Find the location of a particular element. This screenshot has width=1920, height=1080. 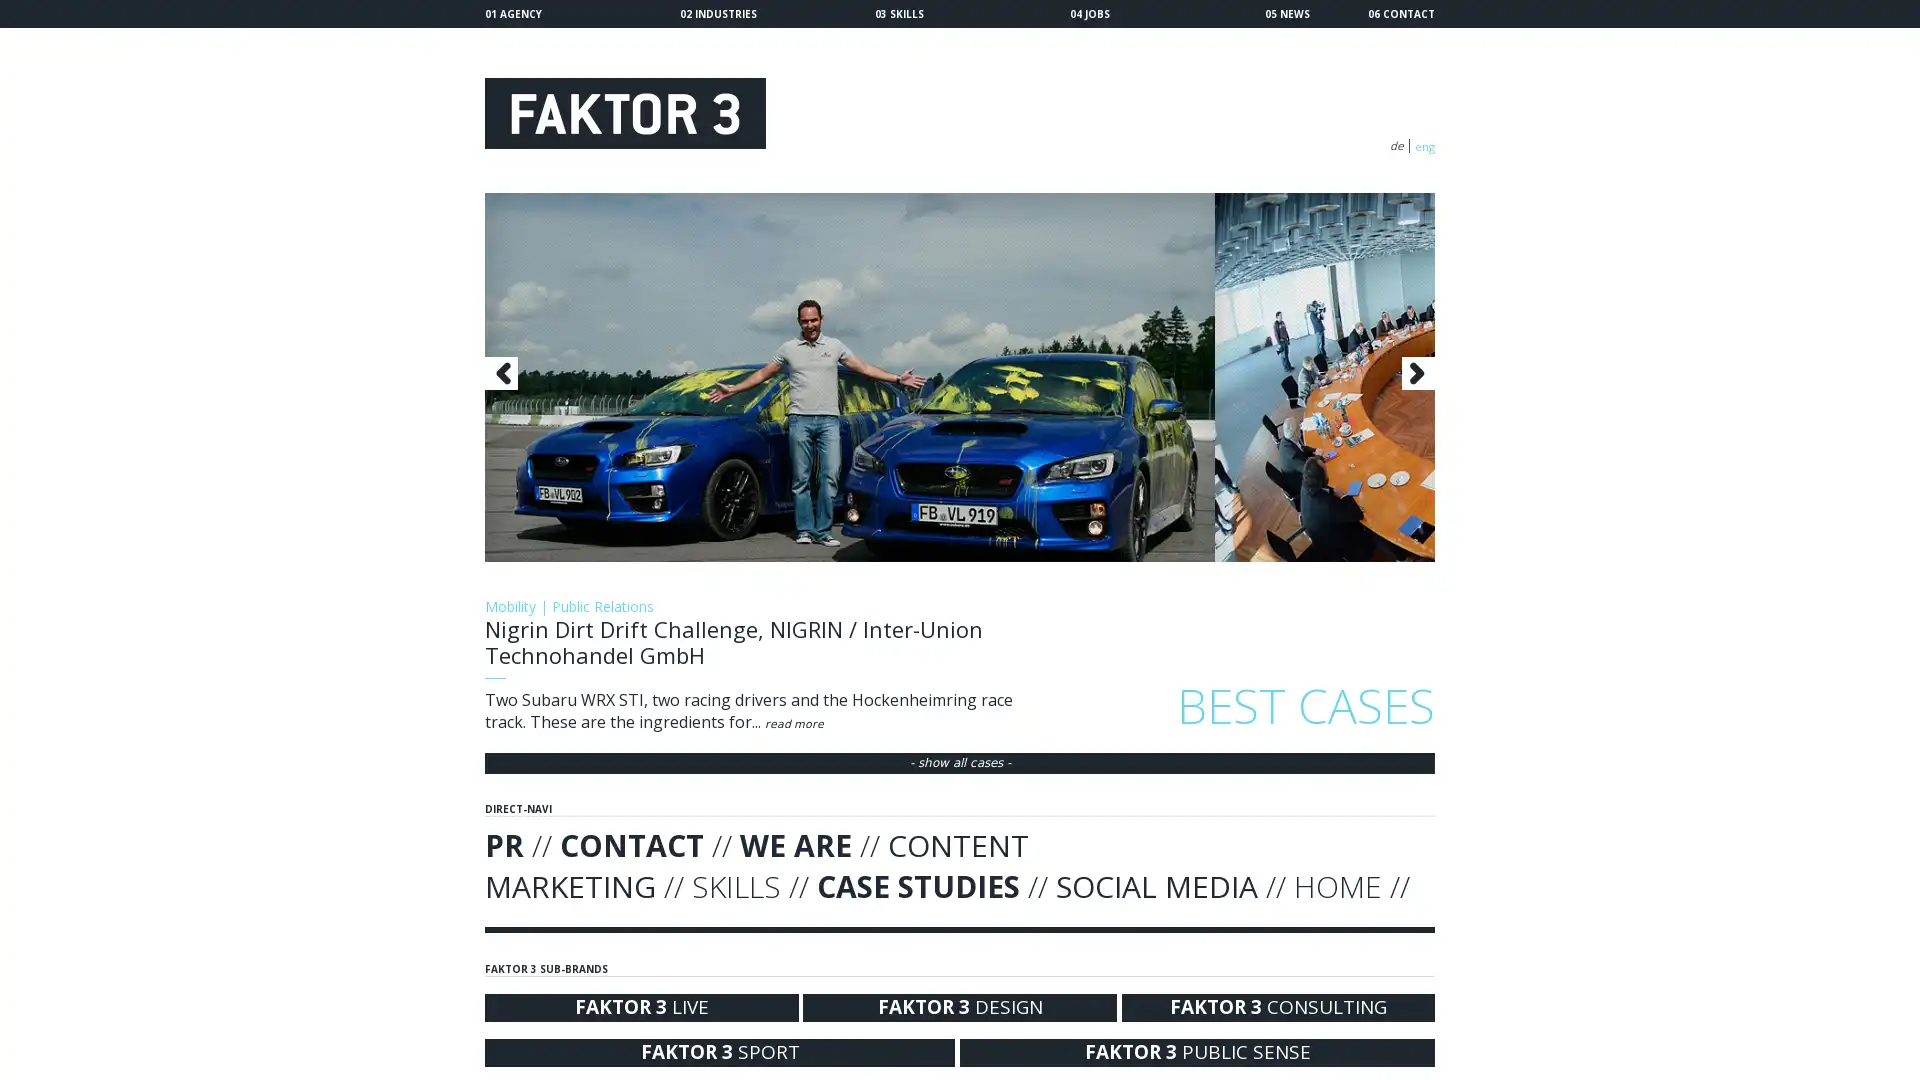

01 AGENCY is located at coordinates (513, 14).